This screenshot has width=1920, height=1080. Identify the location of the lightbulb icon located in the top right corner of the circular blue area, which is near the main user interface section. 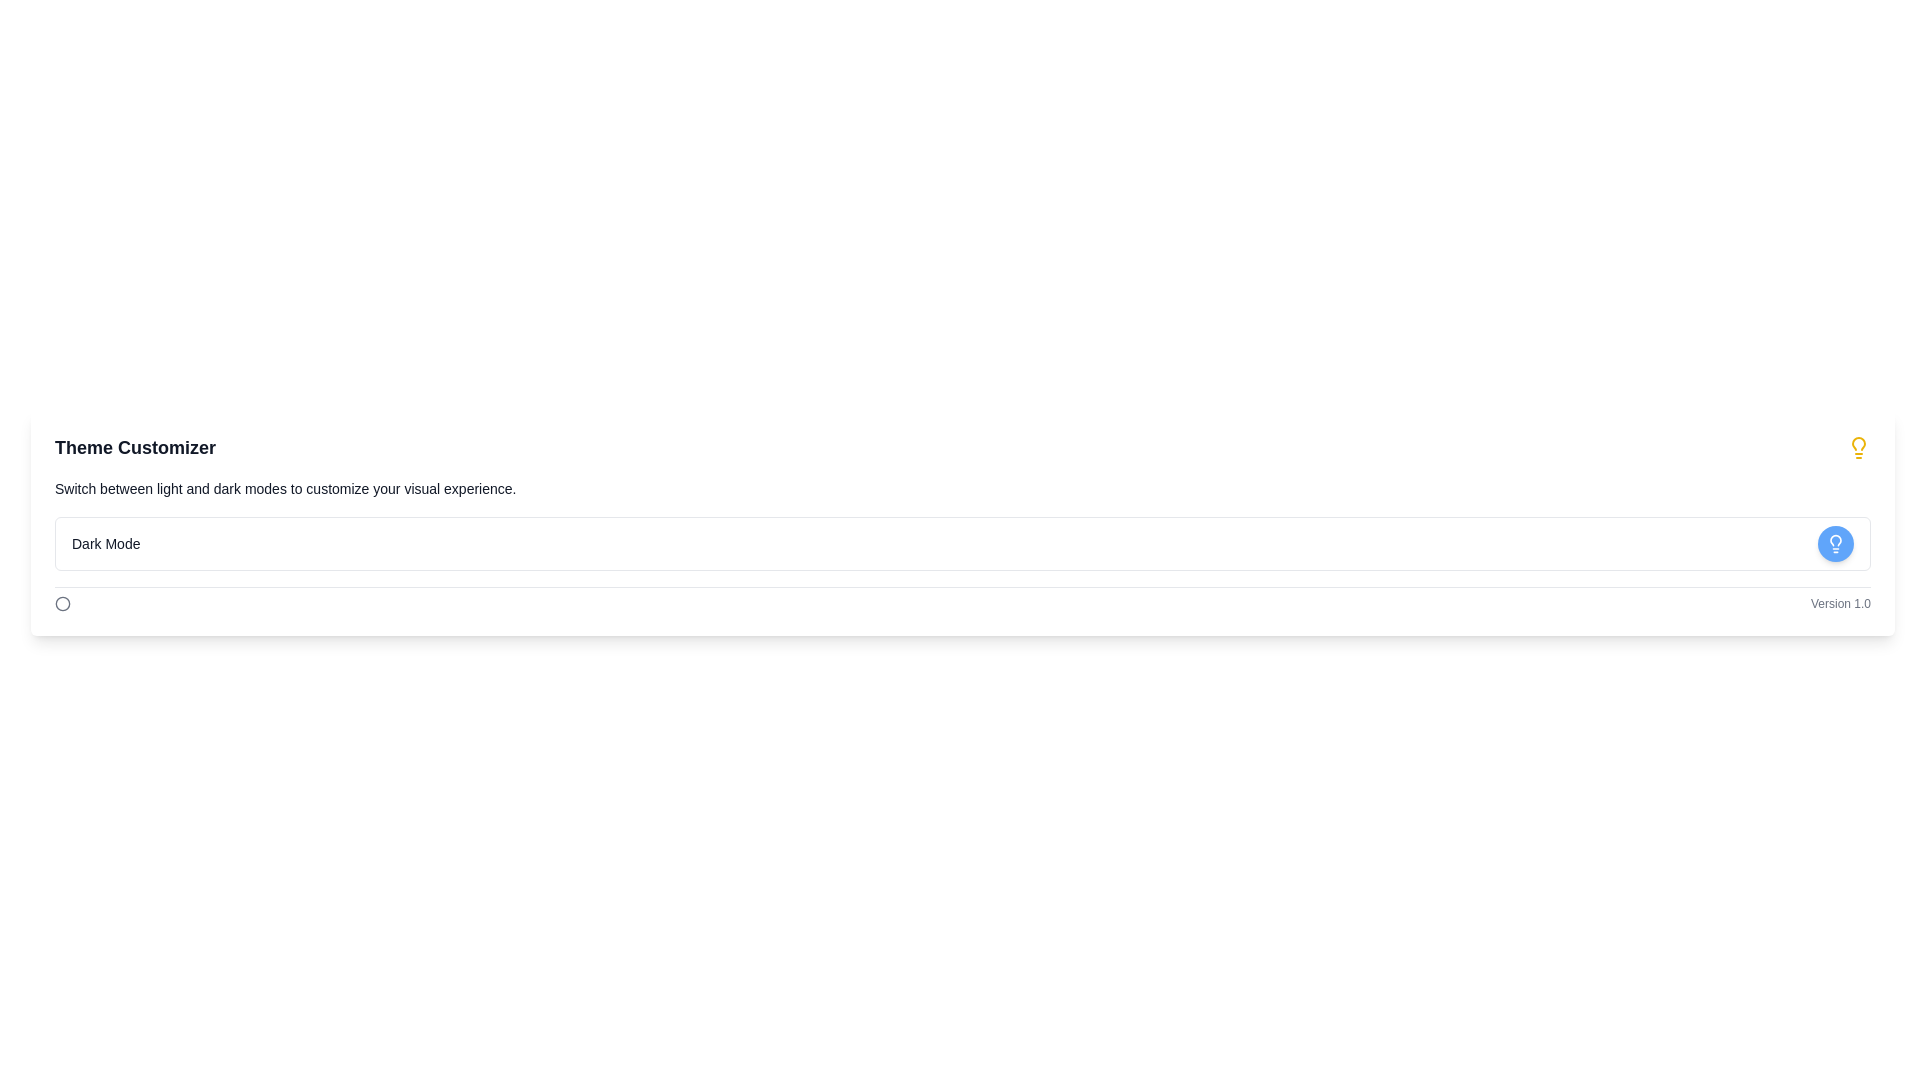
(1836, 543).